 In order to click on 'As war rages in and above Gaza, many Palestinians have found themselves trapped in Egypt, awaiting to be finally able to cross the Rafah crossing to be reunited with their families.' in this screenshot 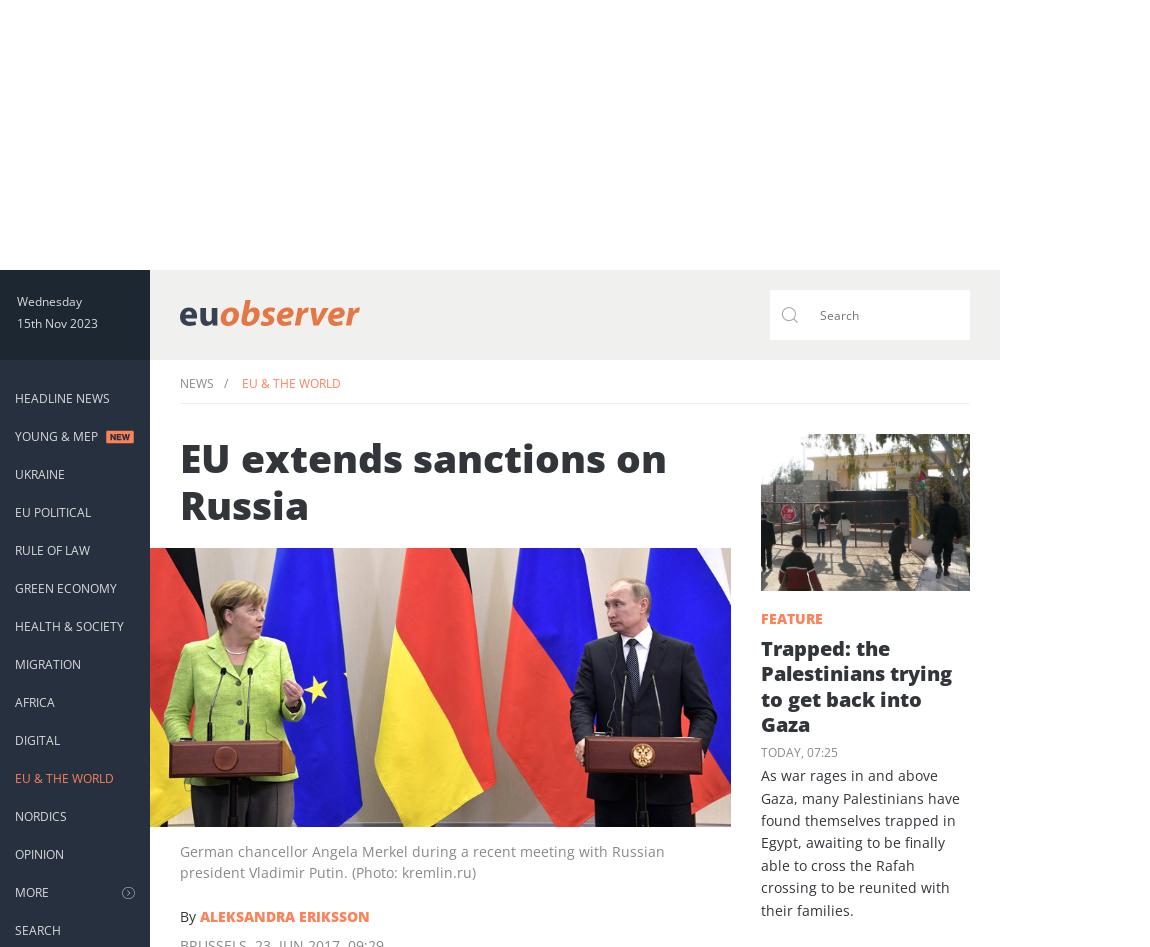, I will do `click(858, 842)`.